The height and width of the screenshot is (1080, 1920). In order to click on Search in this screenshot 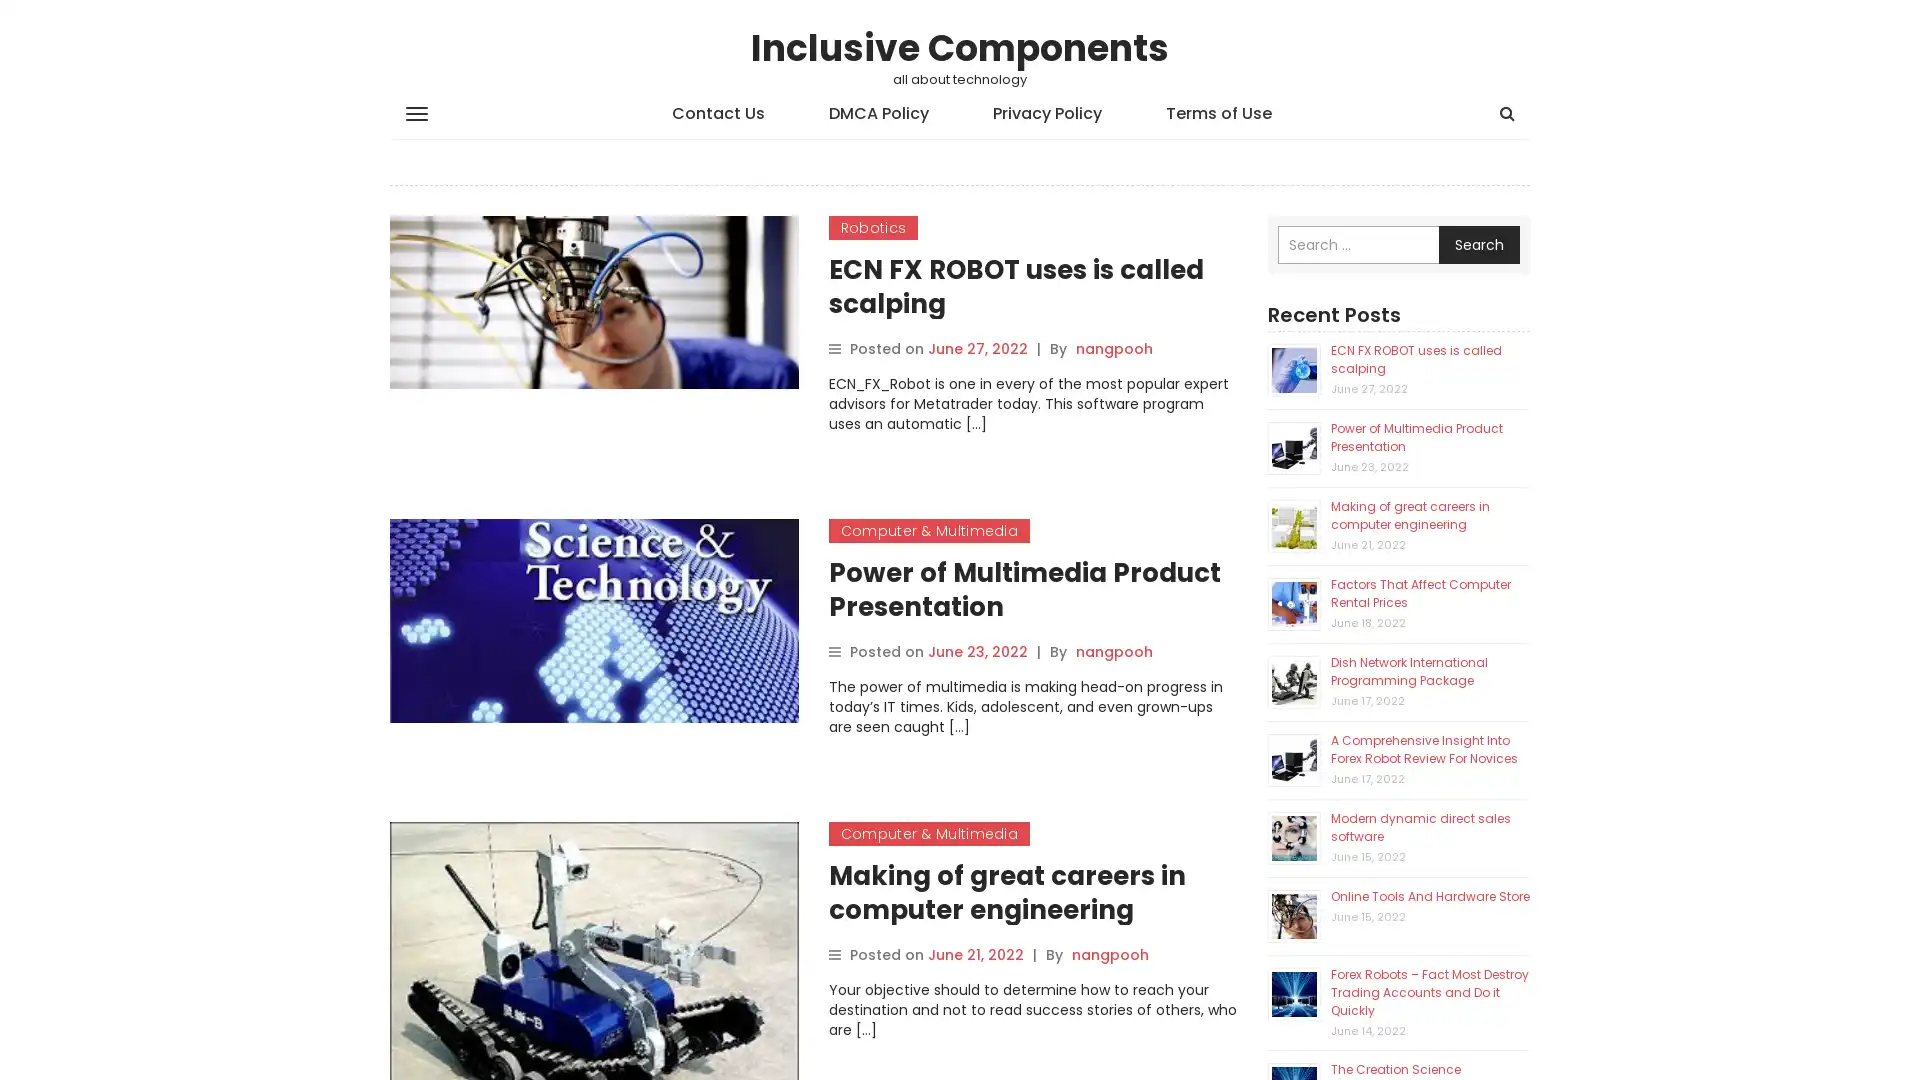, I will do `click(1479, 244)`.